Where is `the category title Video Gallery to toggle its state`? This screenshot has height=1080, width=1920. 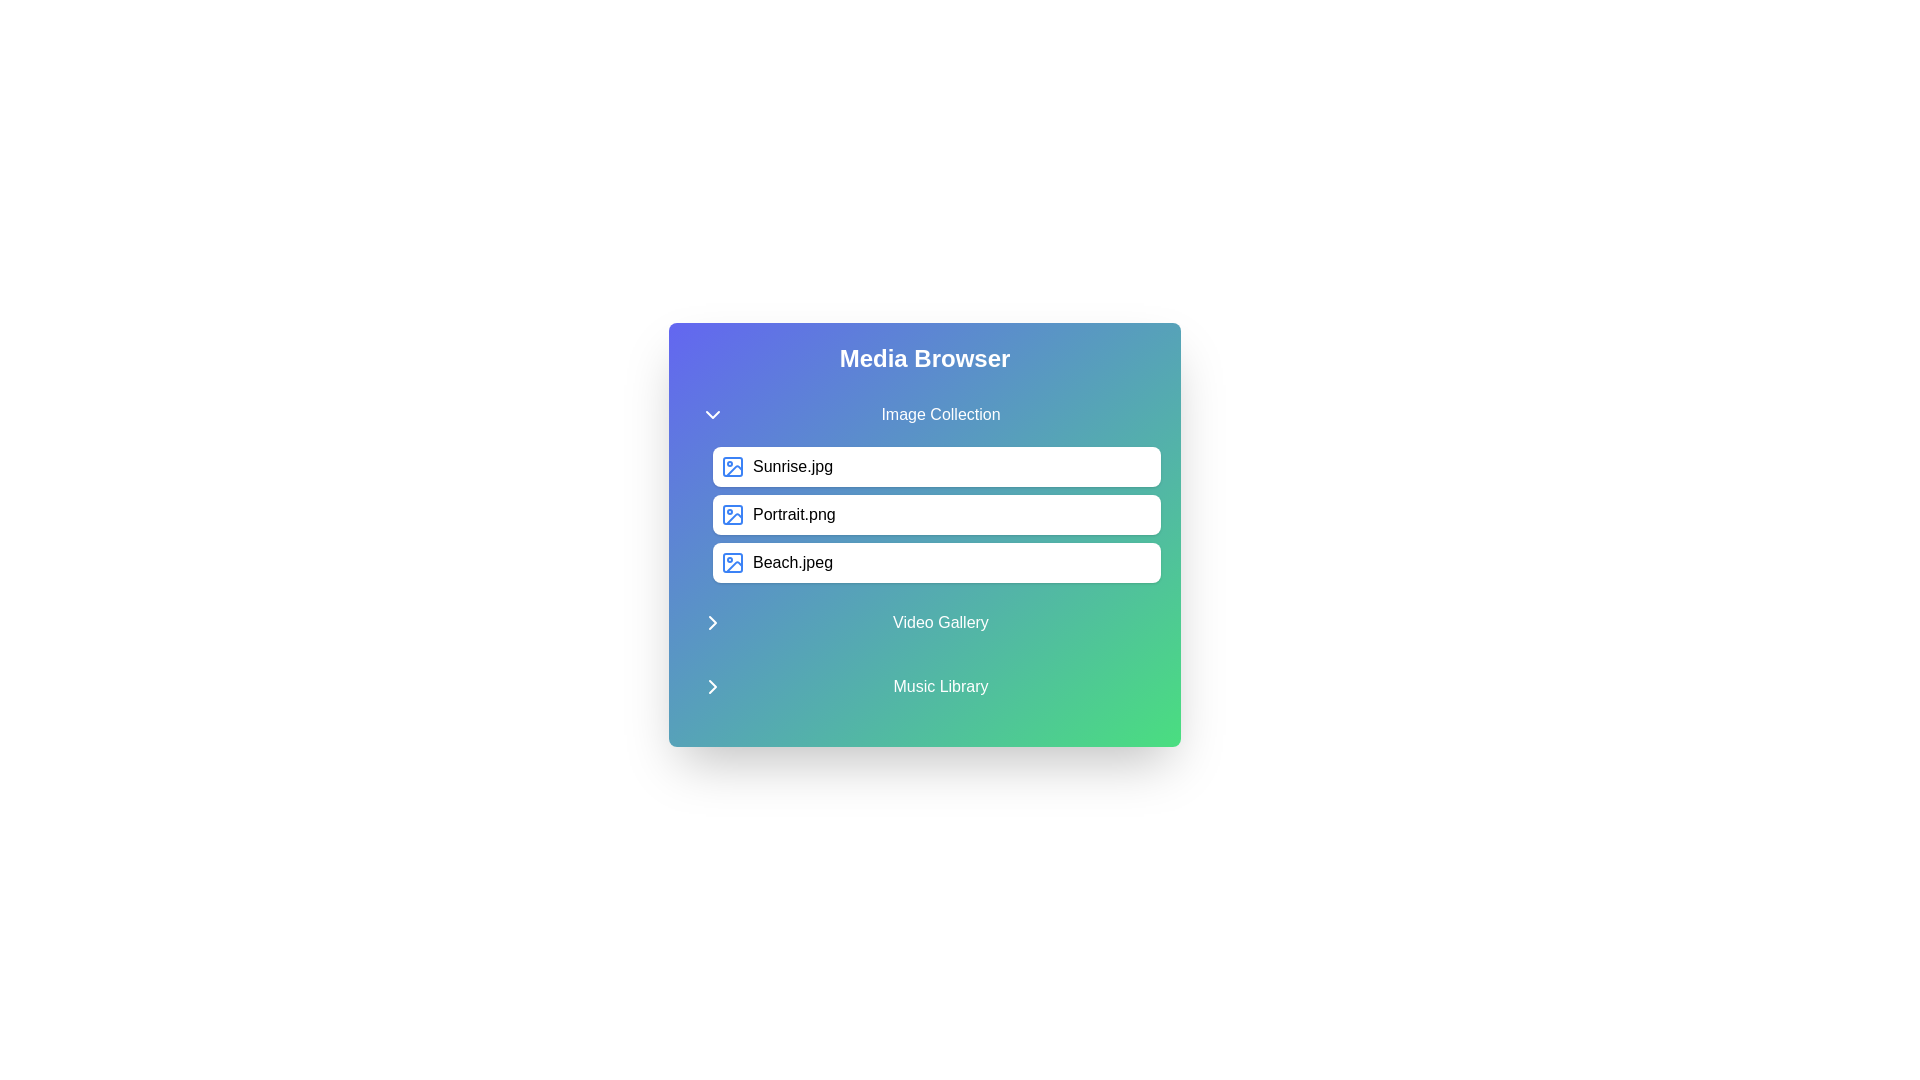
the category title Video Gallery to toggle its state is located at coordinates (924, 622).